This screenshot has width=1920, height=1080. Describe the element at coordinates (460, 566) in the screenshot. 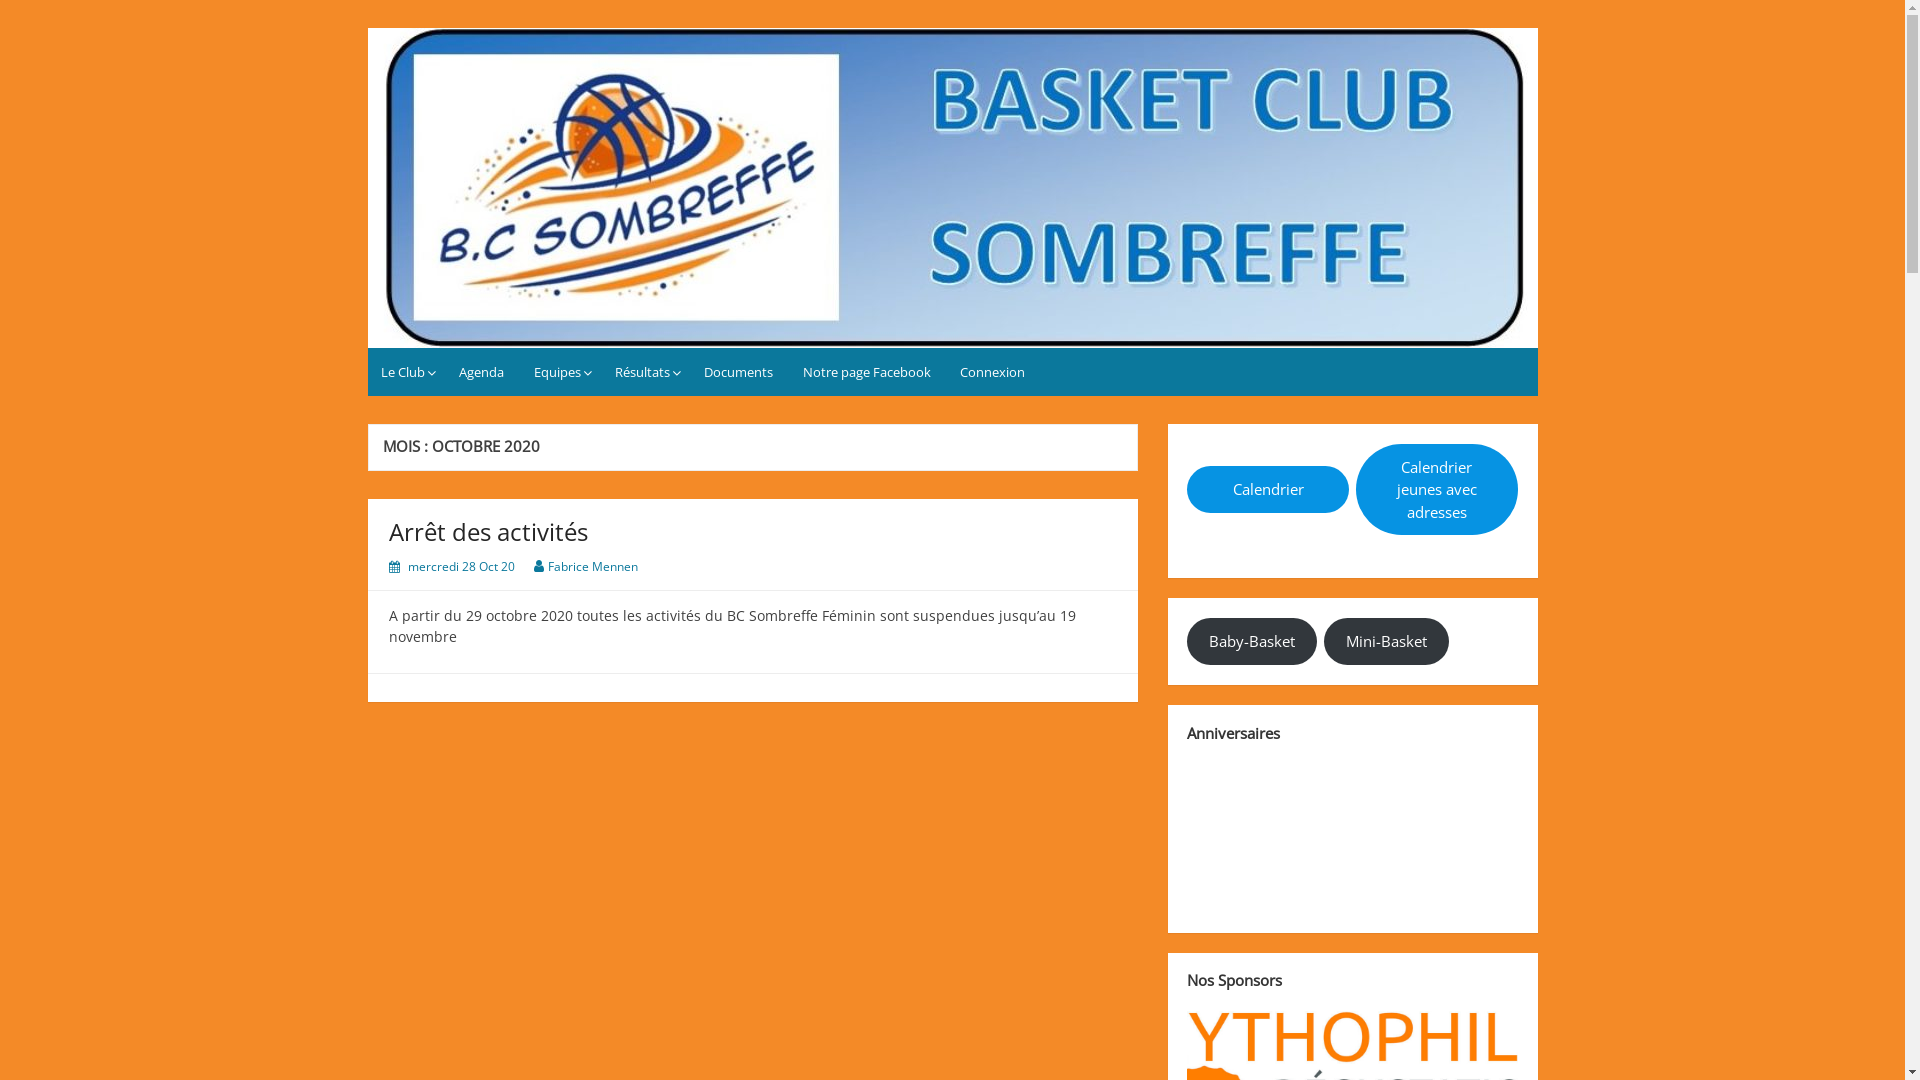

I see `'mercredi 28 Oct 20'` at that location.